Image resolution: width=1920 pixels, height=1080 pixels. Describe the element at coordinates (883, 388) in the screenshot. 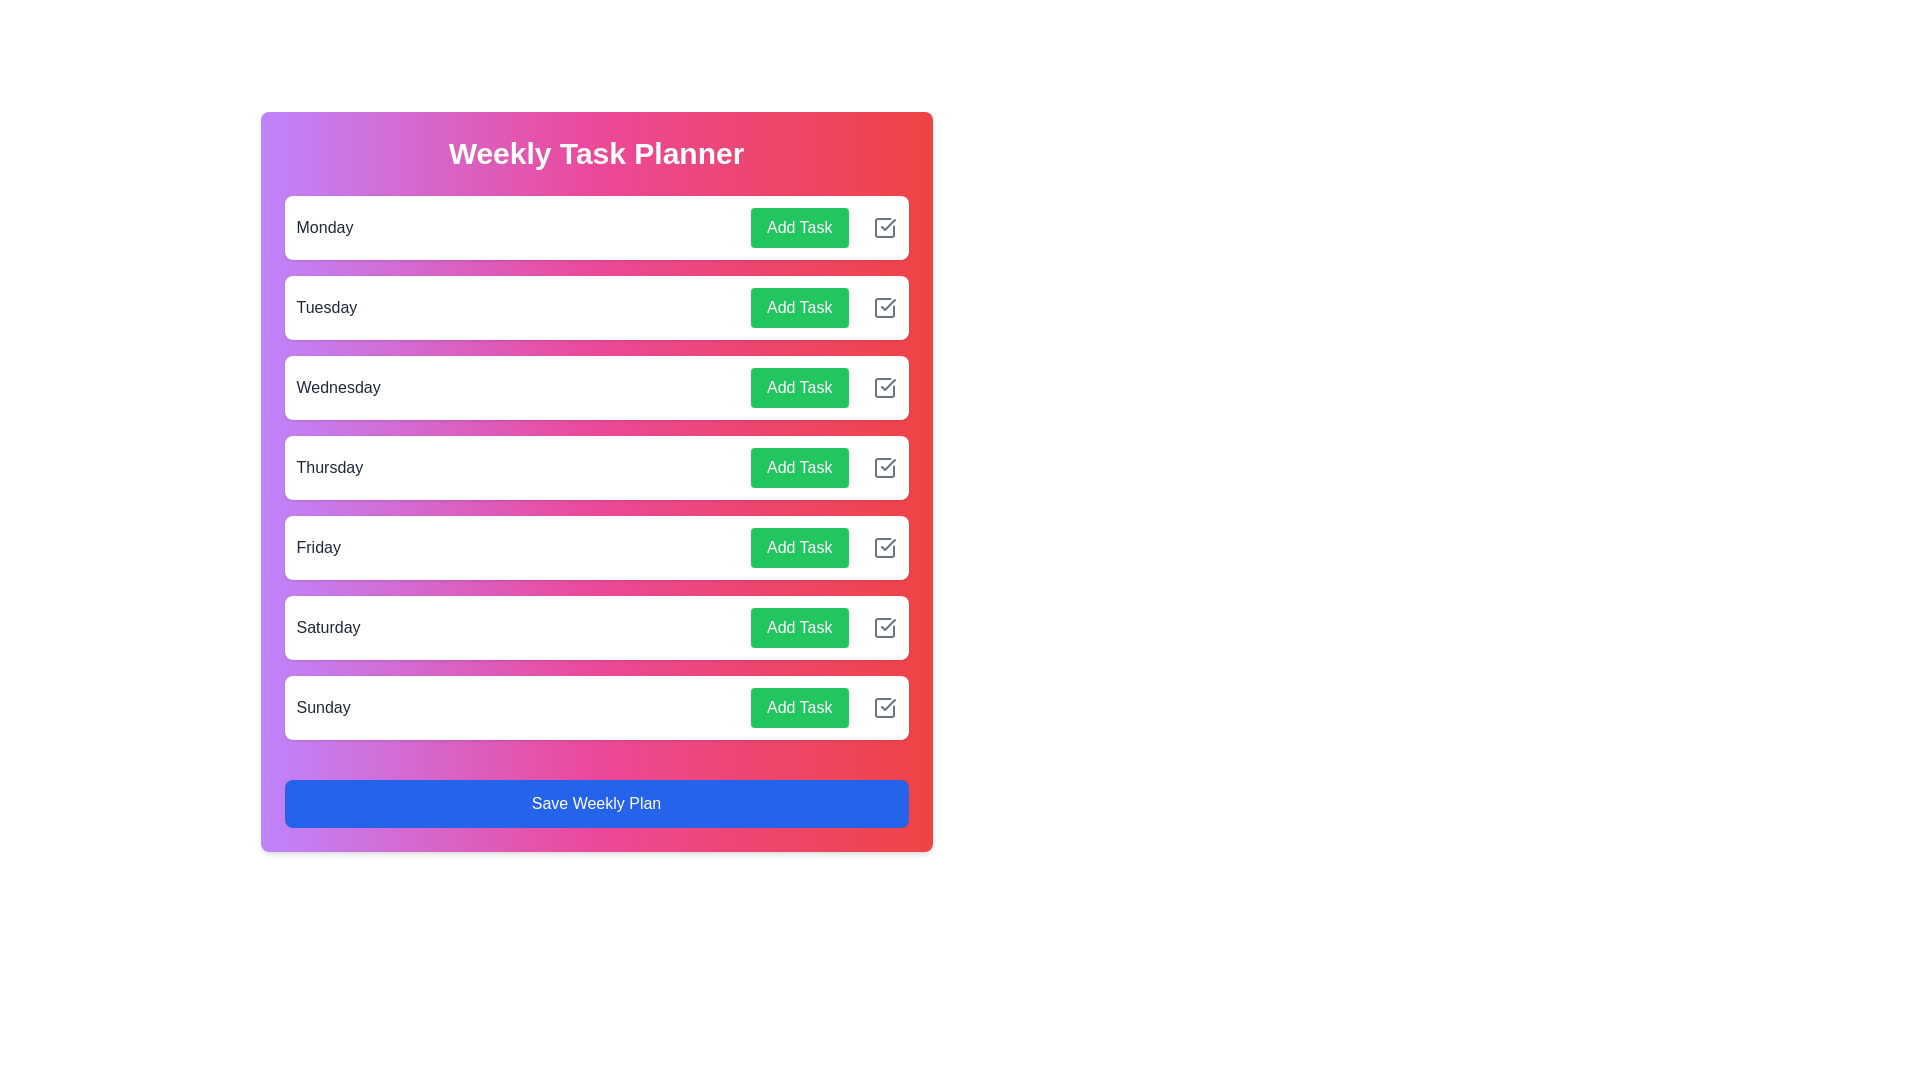

I see `the checkbox icon for Wednesday to mark the task as completed` at that location.